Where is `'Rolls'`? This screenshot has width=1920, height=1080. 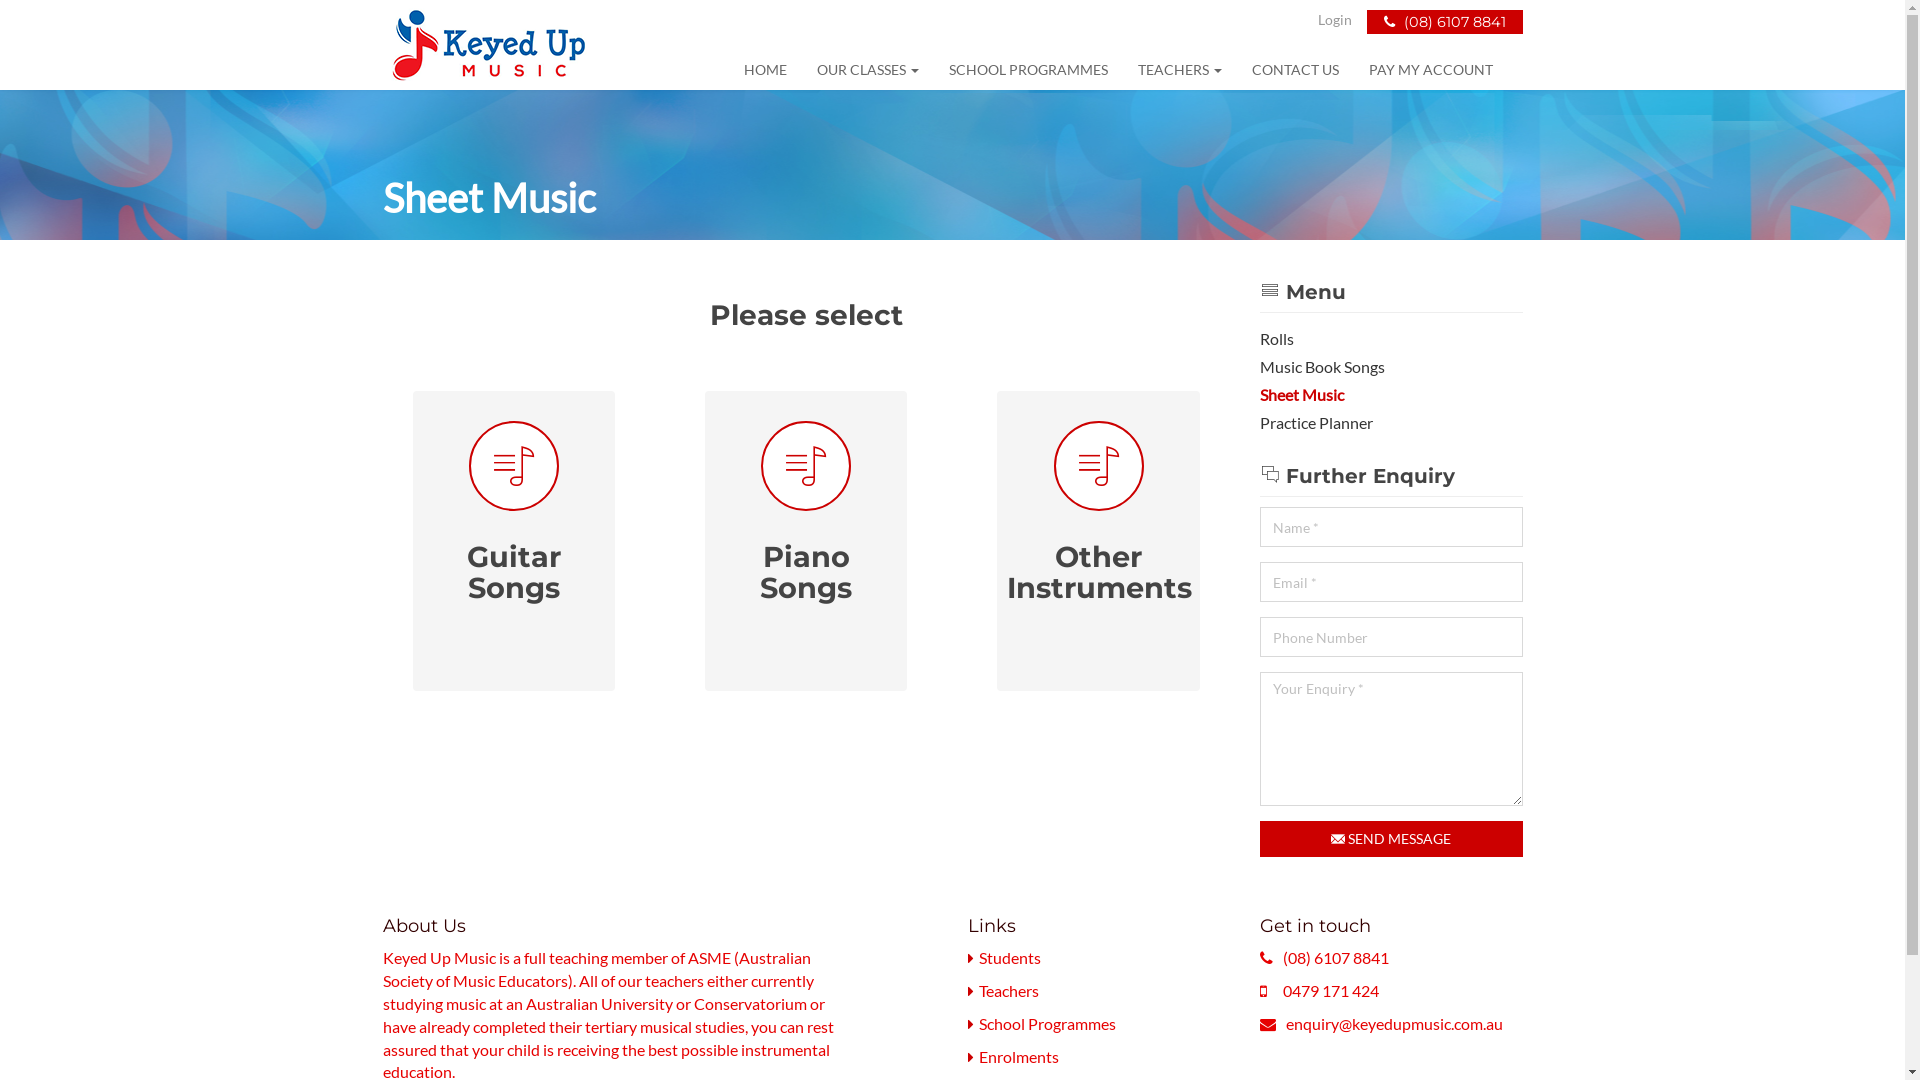 'Rolls' is located at coordinates (1390, 338).